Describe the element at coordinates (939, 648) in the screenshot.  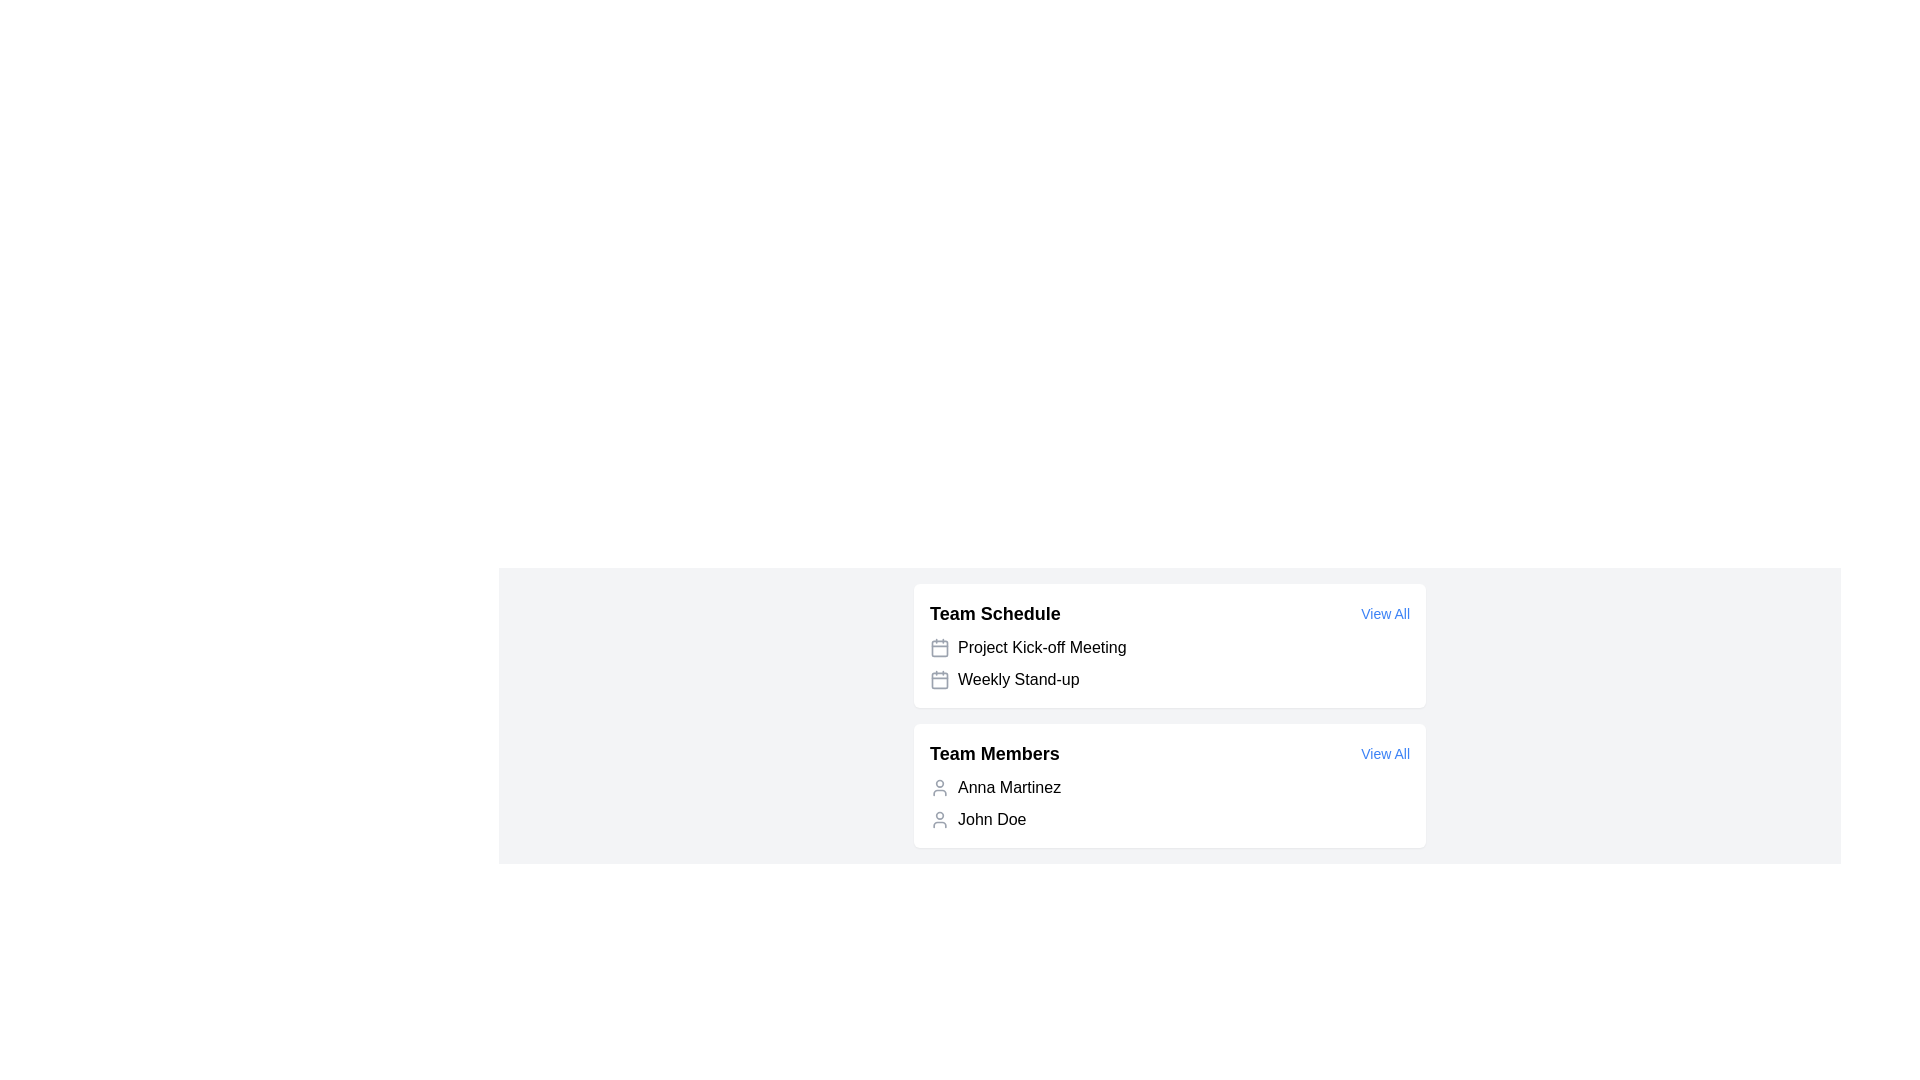
I see `the small gray calendar icon located to the left of the 'Project Kick-off Meeting' text in the 'Team Schedule' section` at that location.